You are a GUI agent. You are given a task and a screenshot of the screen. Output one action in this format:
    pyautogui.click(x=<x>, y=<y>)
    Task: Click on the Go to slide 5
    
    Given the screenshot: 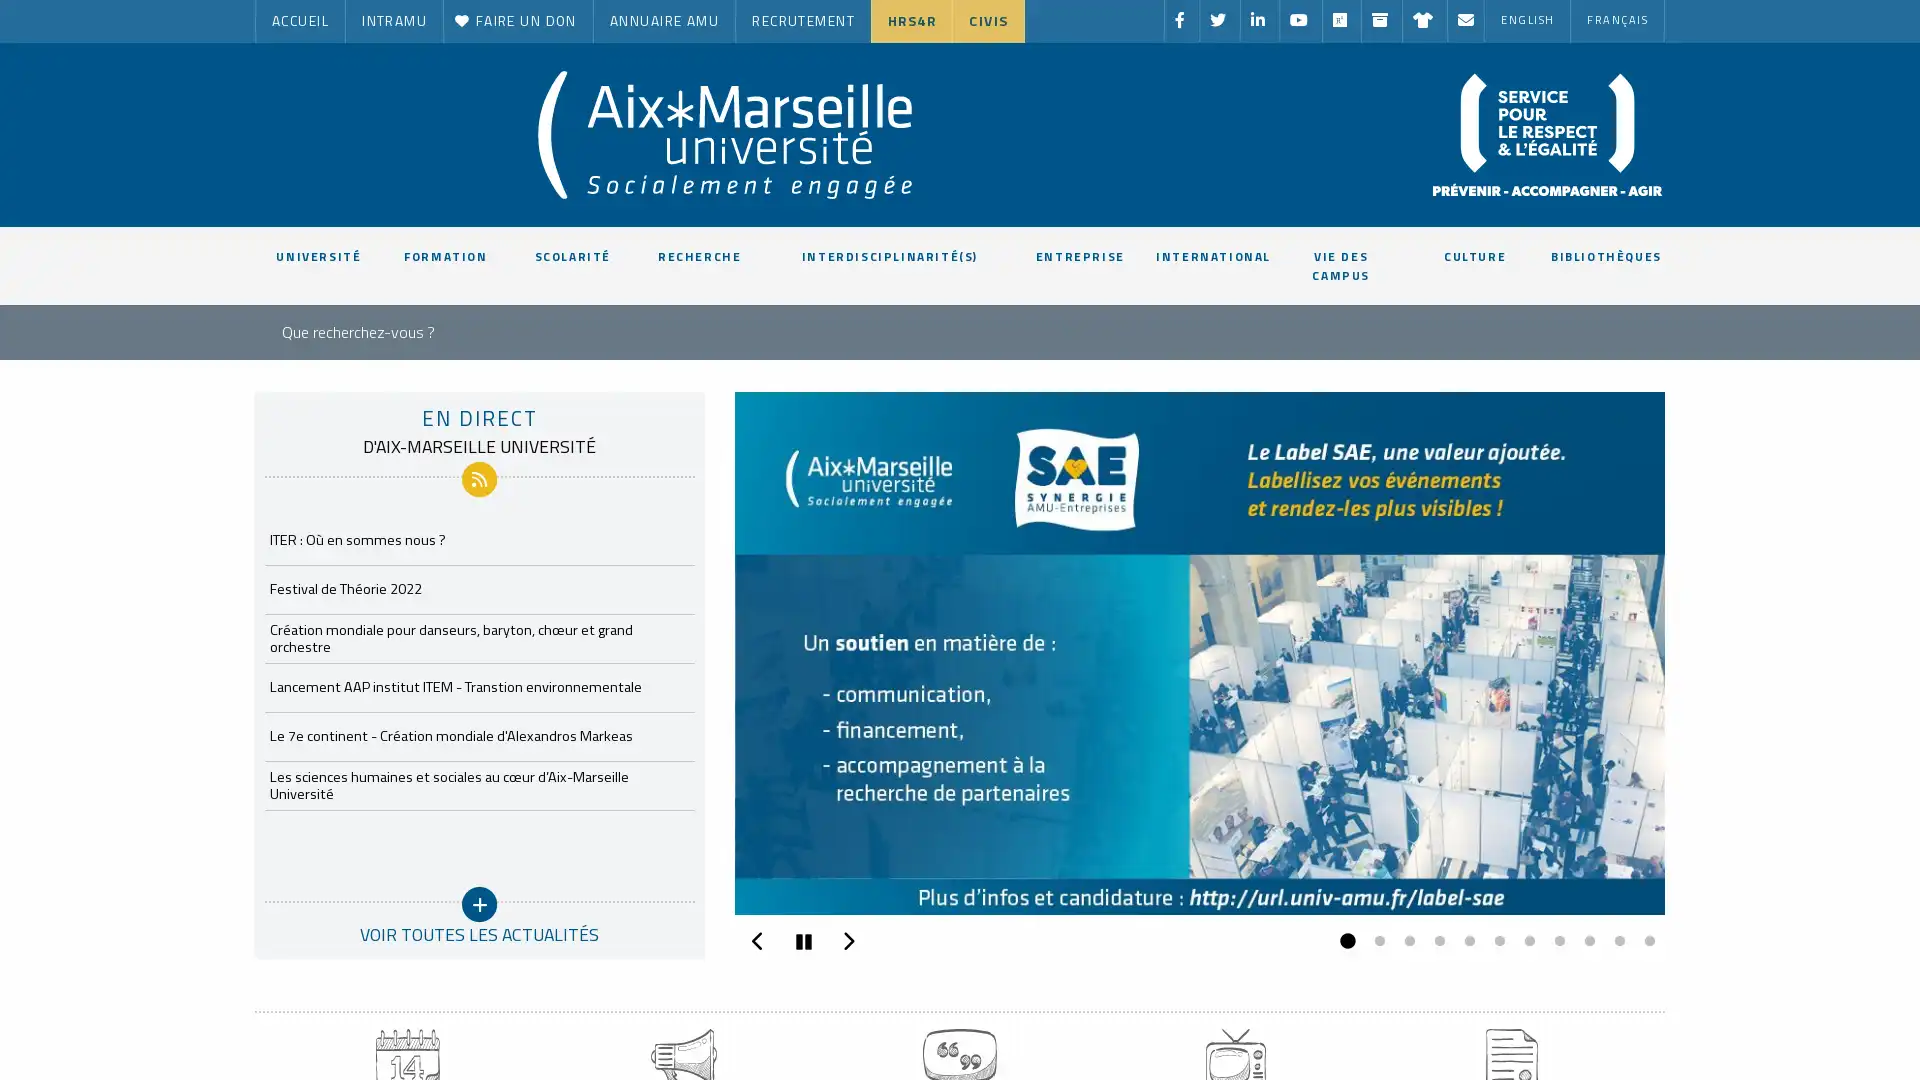 What is the action you would take?
    pyautogui.click(x=1464, y=941)
    